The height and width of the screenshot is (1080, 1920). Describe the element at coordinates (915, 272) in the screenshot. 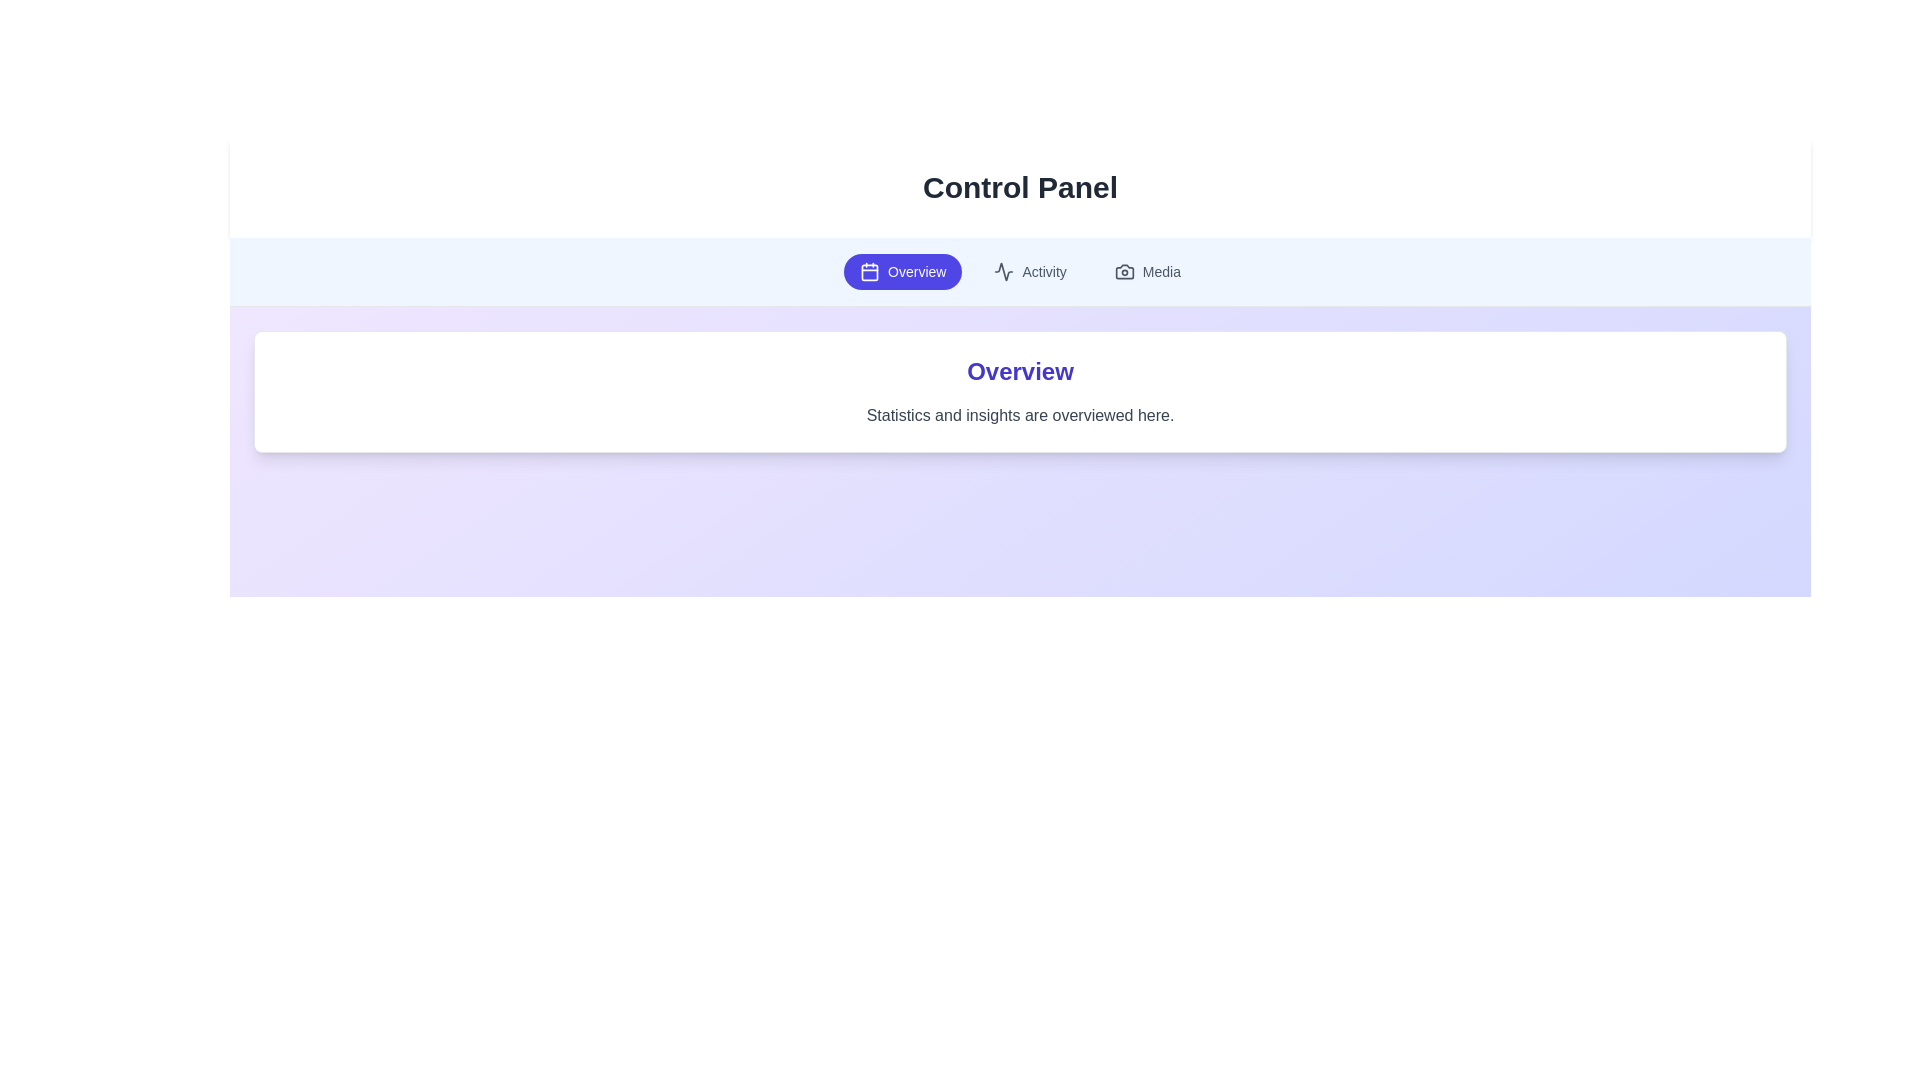

I see `the navigation button labeled 'Overview' located at the center-left of the top navigation bar, adjacent to the calendar icon` at that location.